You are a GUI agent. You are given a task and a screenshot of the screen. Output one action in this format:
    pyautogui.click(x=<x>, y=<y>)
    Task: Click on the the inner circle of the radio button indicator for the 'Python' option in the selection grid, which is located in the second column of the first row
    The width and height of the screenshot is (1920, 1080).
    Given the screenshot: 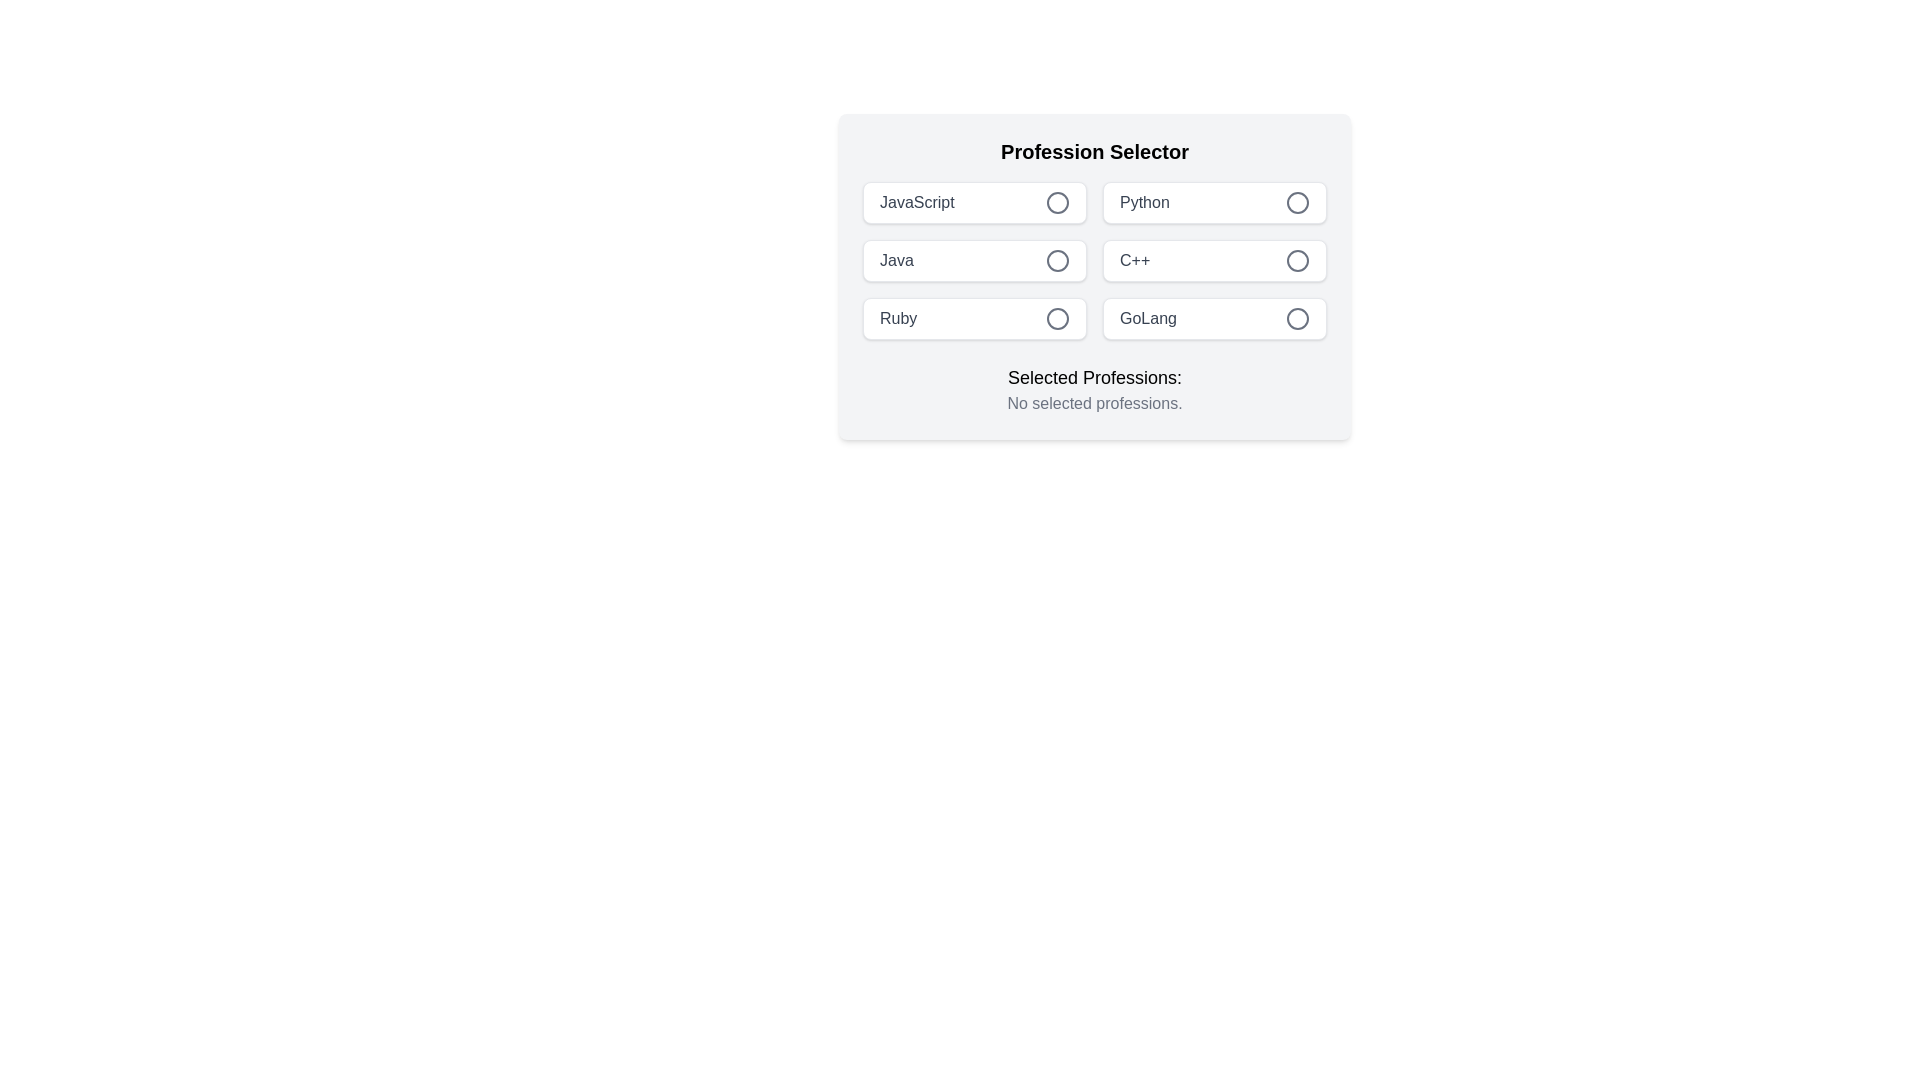 What is the action you would take?
    pyautogui.click(x=1297, y=203)
    